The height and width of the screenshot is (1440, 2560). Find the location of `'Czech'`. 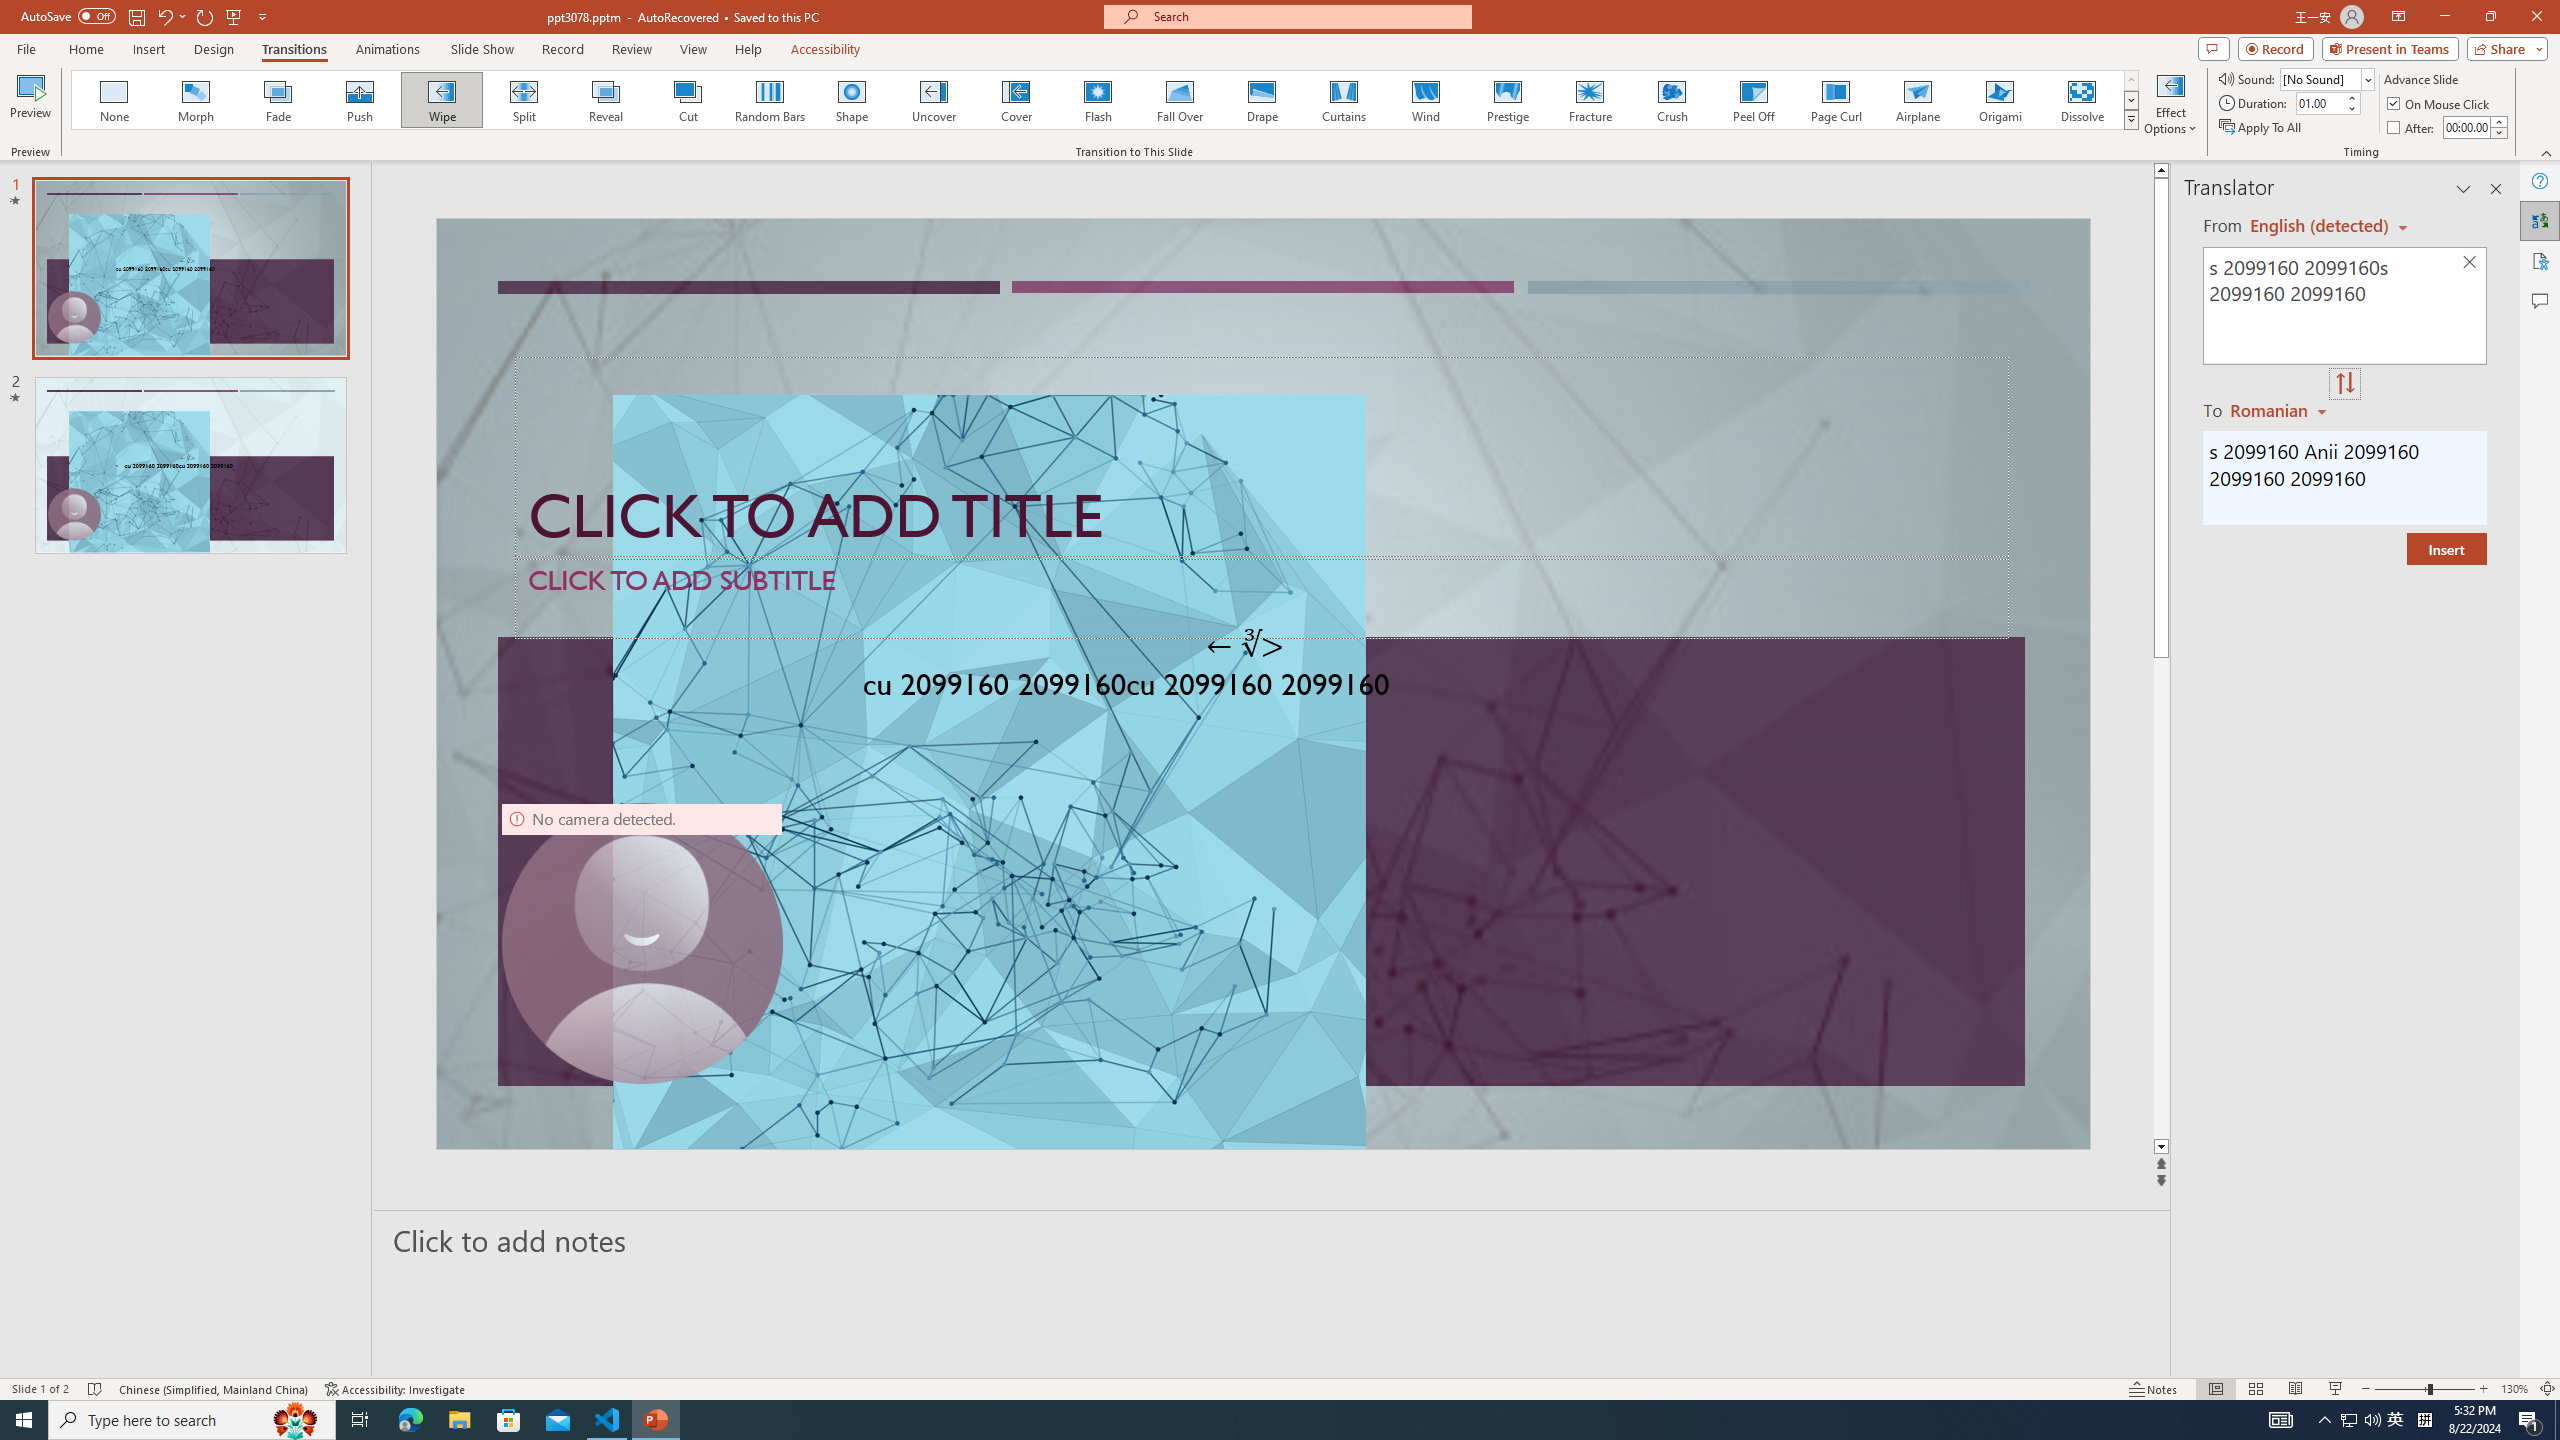

'Czech' is located at coordinates (2279, 409).